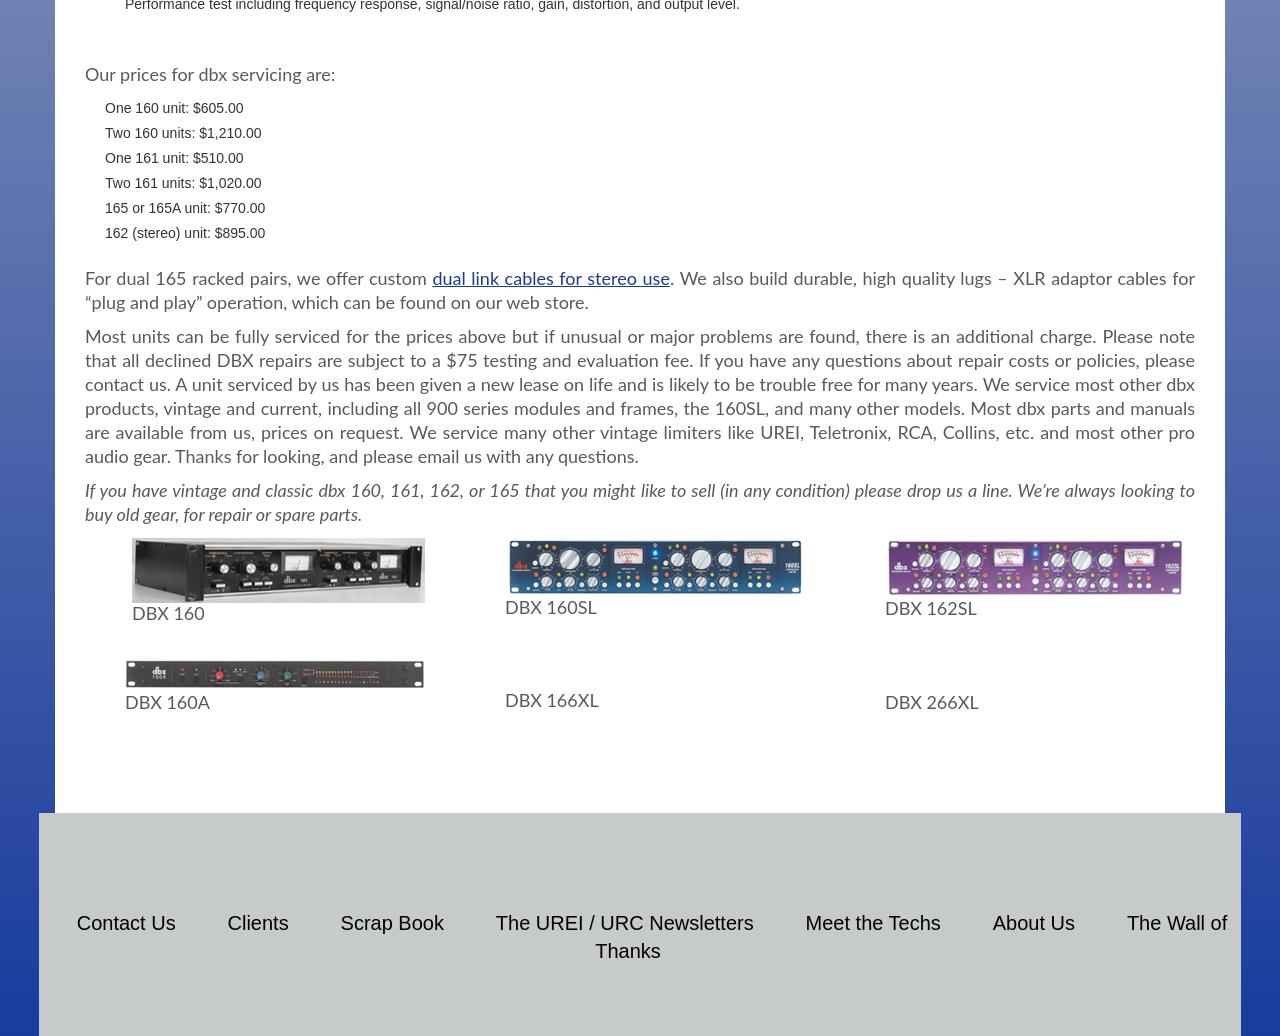 The width and height of the screenshot is (1280, 1036). Describe the element at coordinates (184, 231) in the screenshot. I see `'162 (stereo) unit: $895.00'` at that location.